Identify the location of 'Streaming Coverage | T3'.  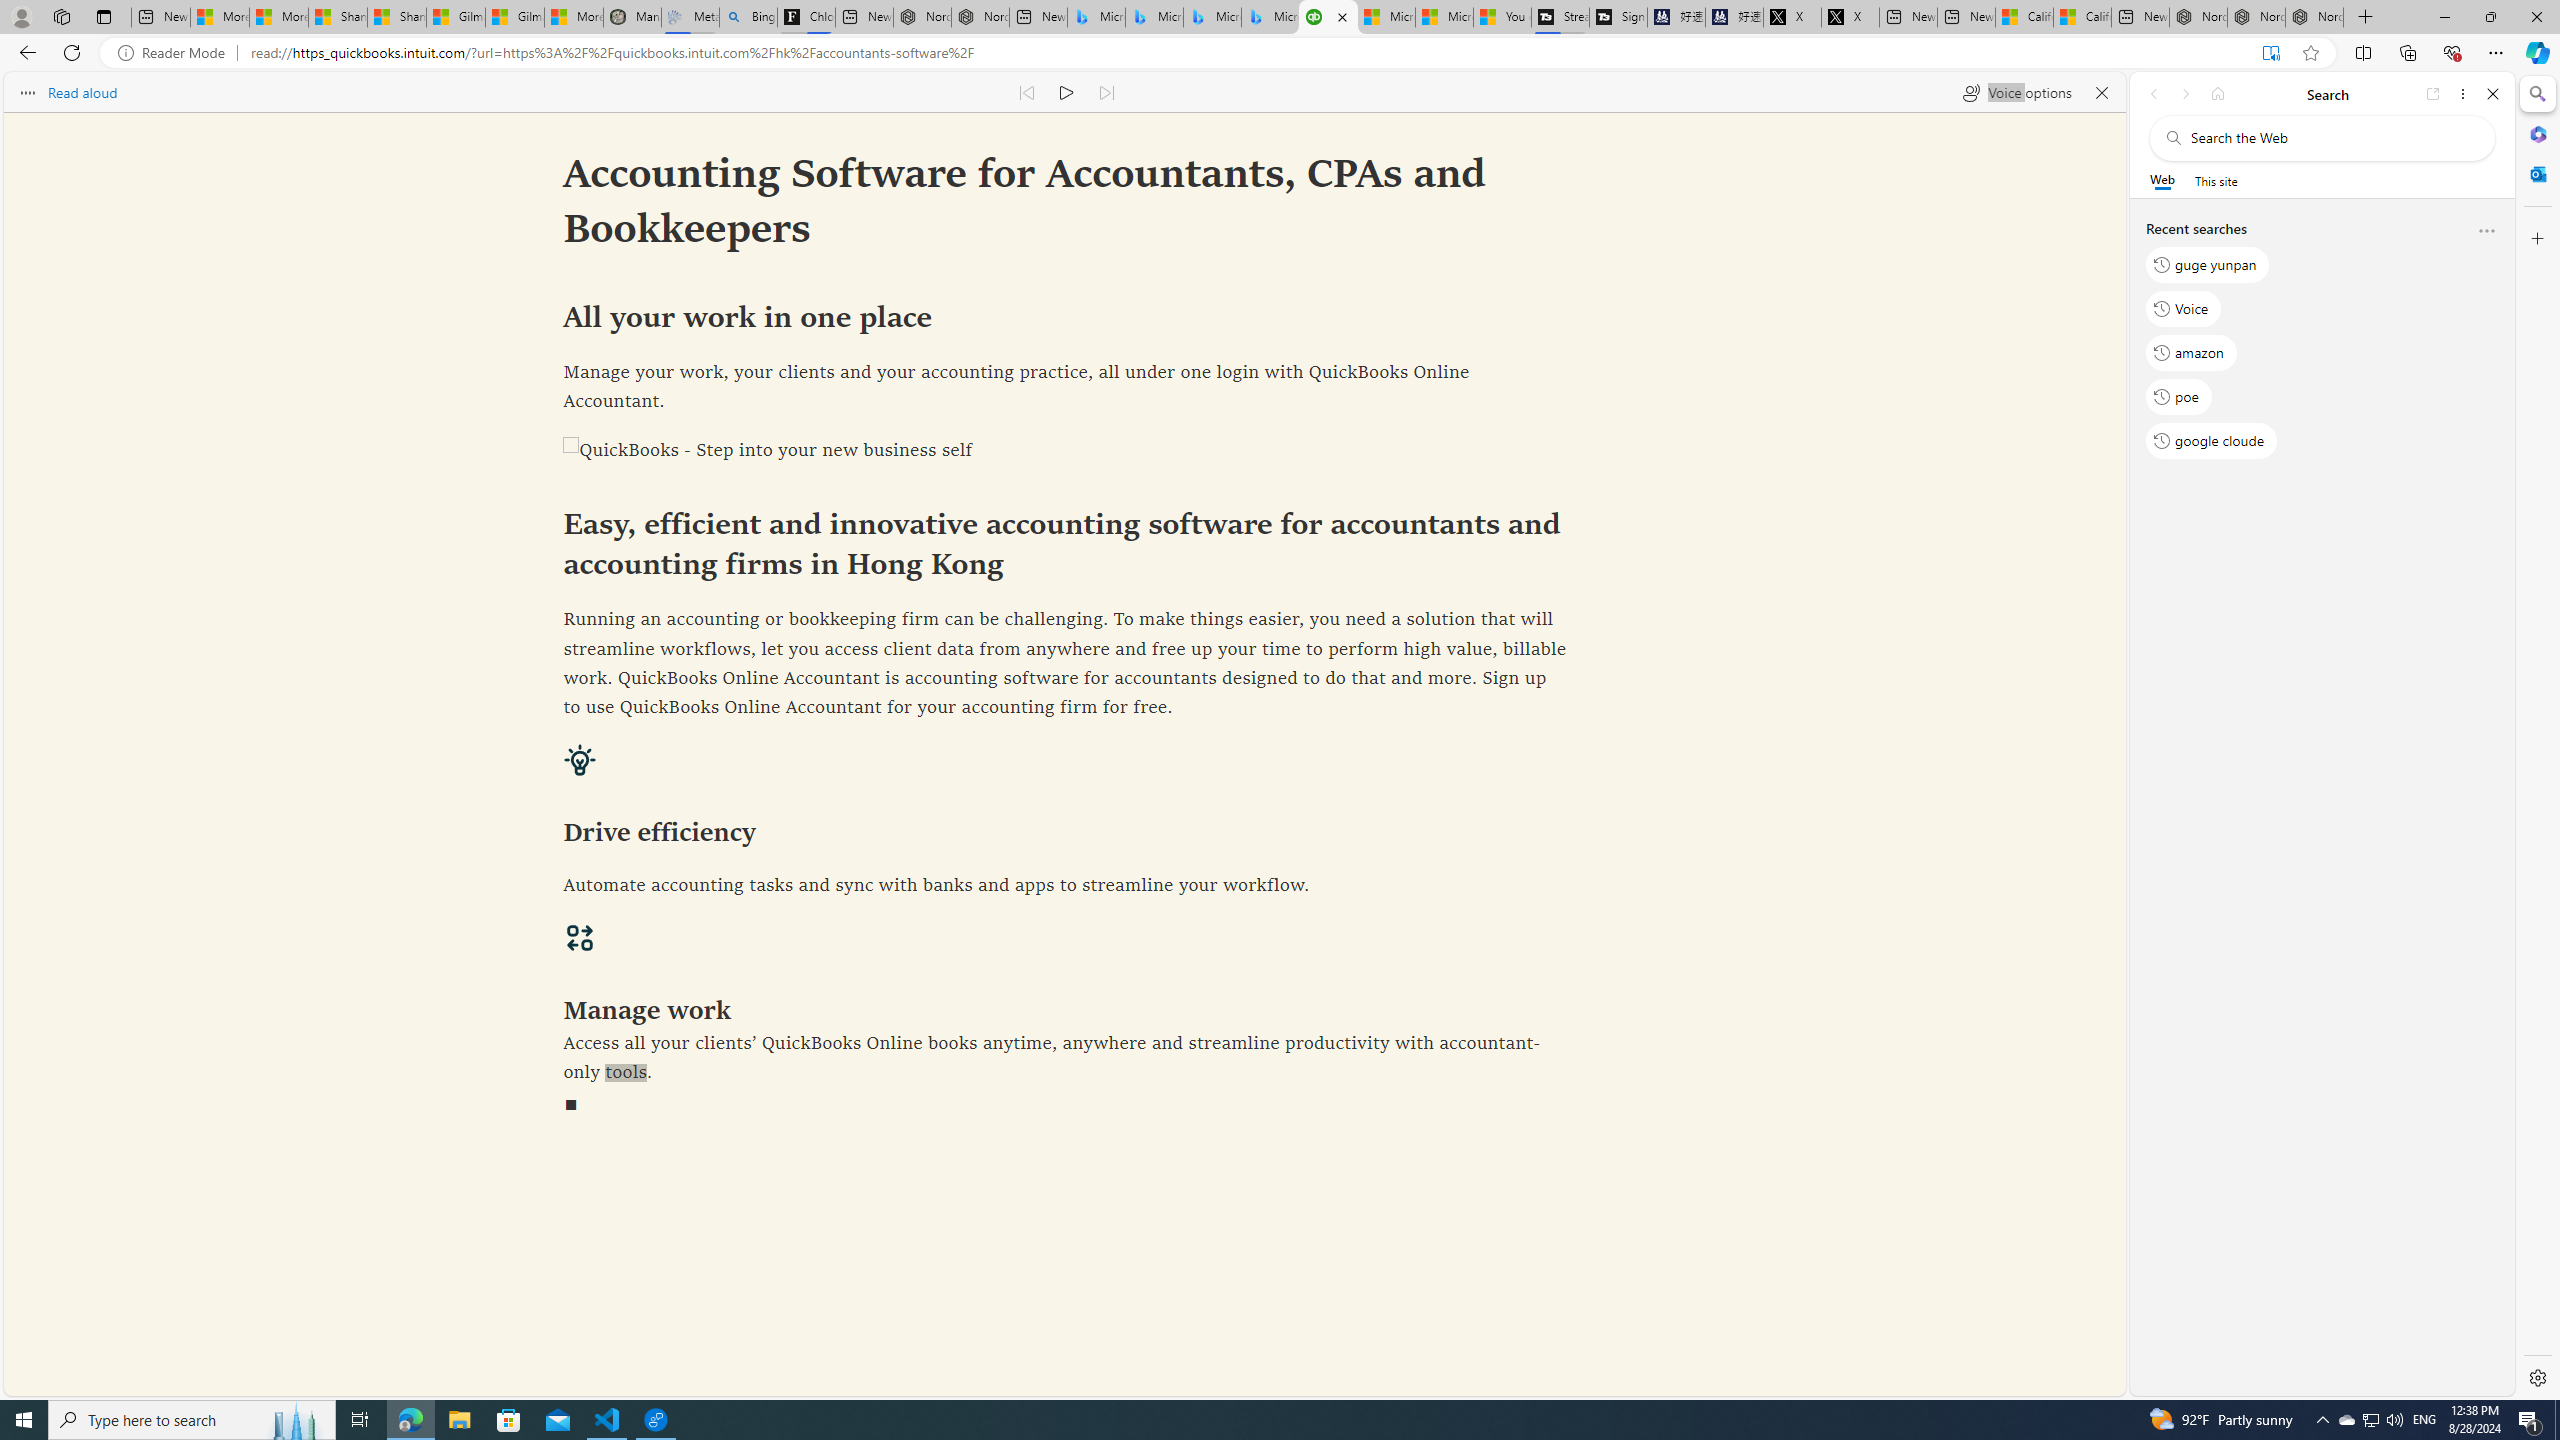
(1560, 16).